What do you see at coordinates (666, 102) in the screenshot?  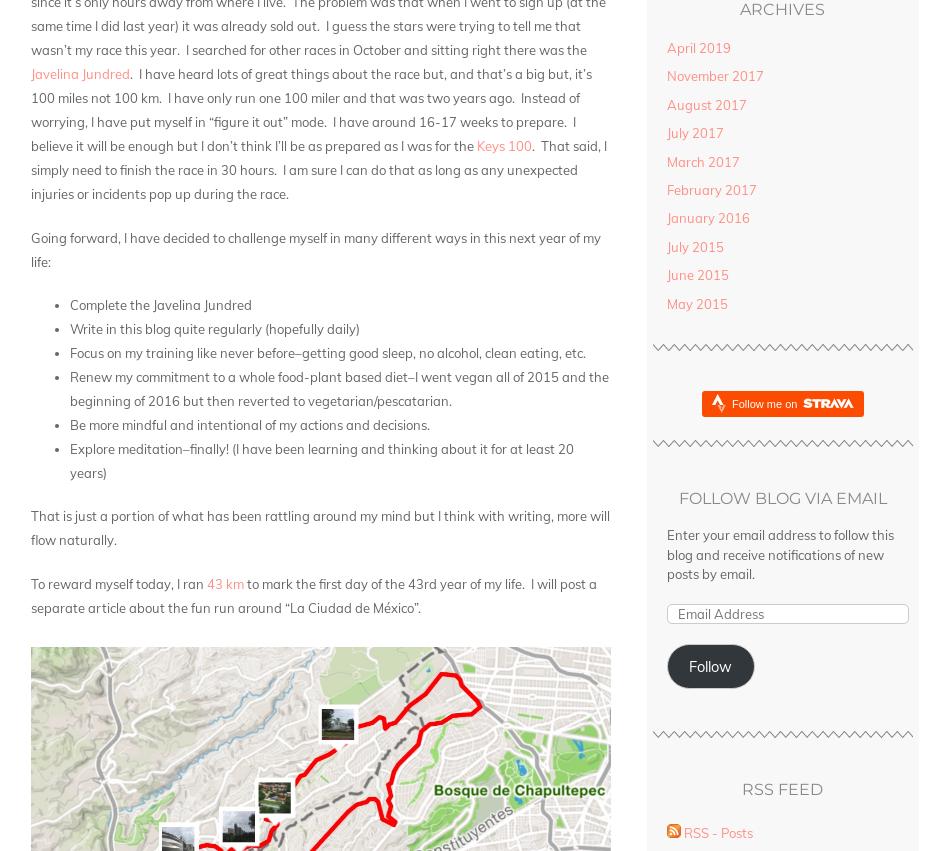 I see `'August 2017'` at bounding box center [666, 102].